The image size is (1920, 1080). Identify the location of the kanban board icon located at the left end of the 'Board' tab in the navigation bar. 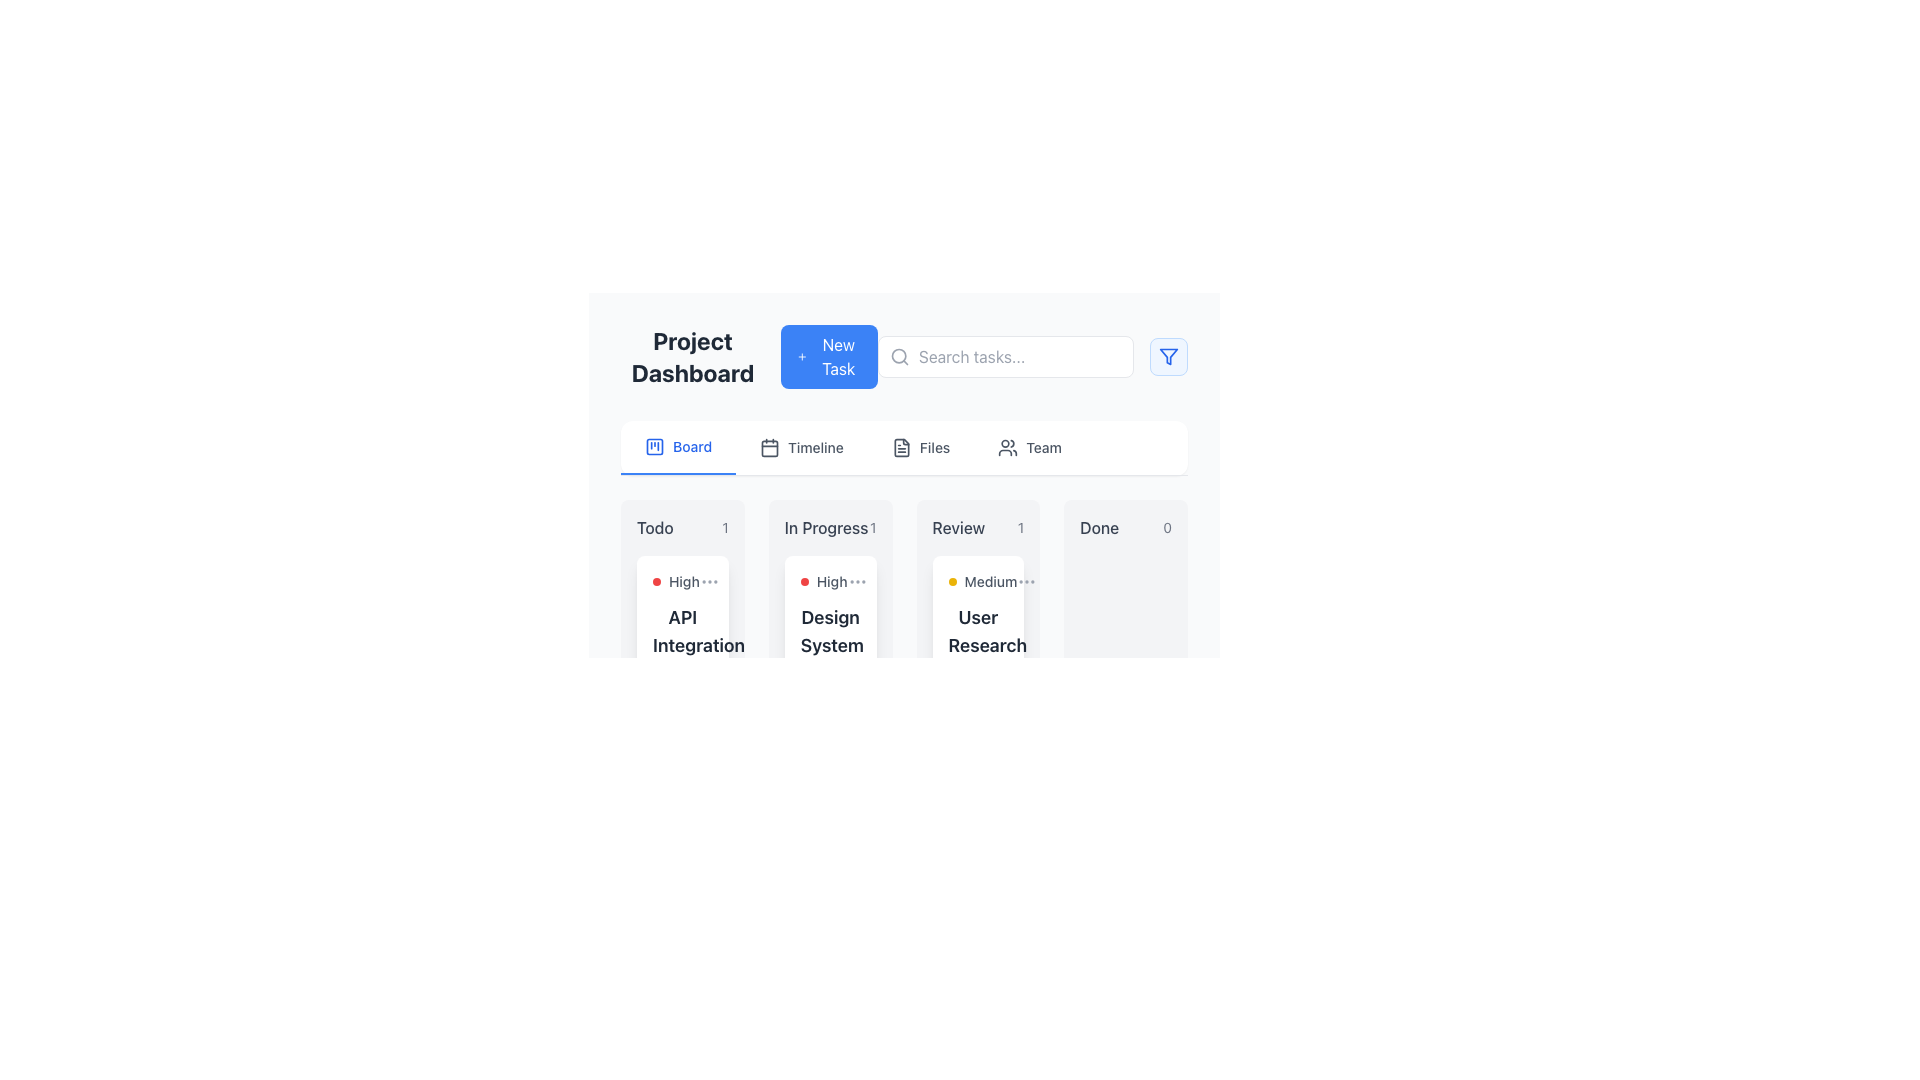
(654, 446).